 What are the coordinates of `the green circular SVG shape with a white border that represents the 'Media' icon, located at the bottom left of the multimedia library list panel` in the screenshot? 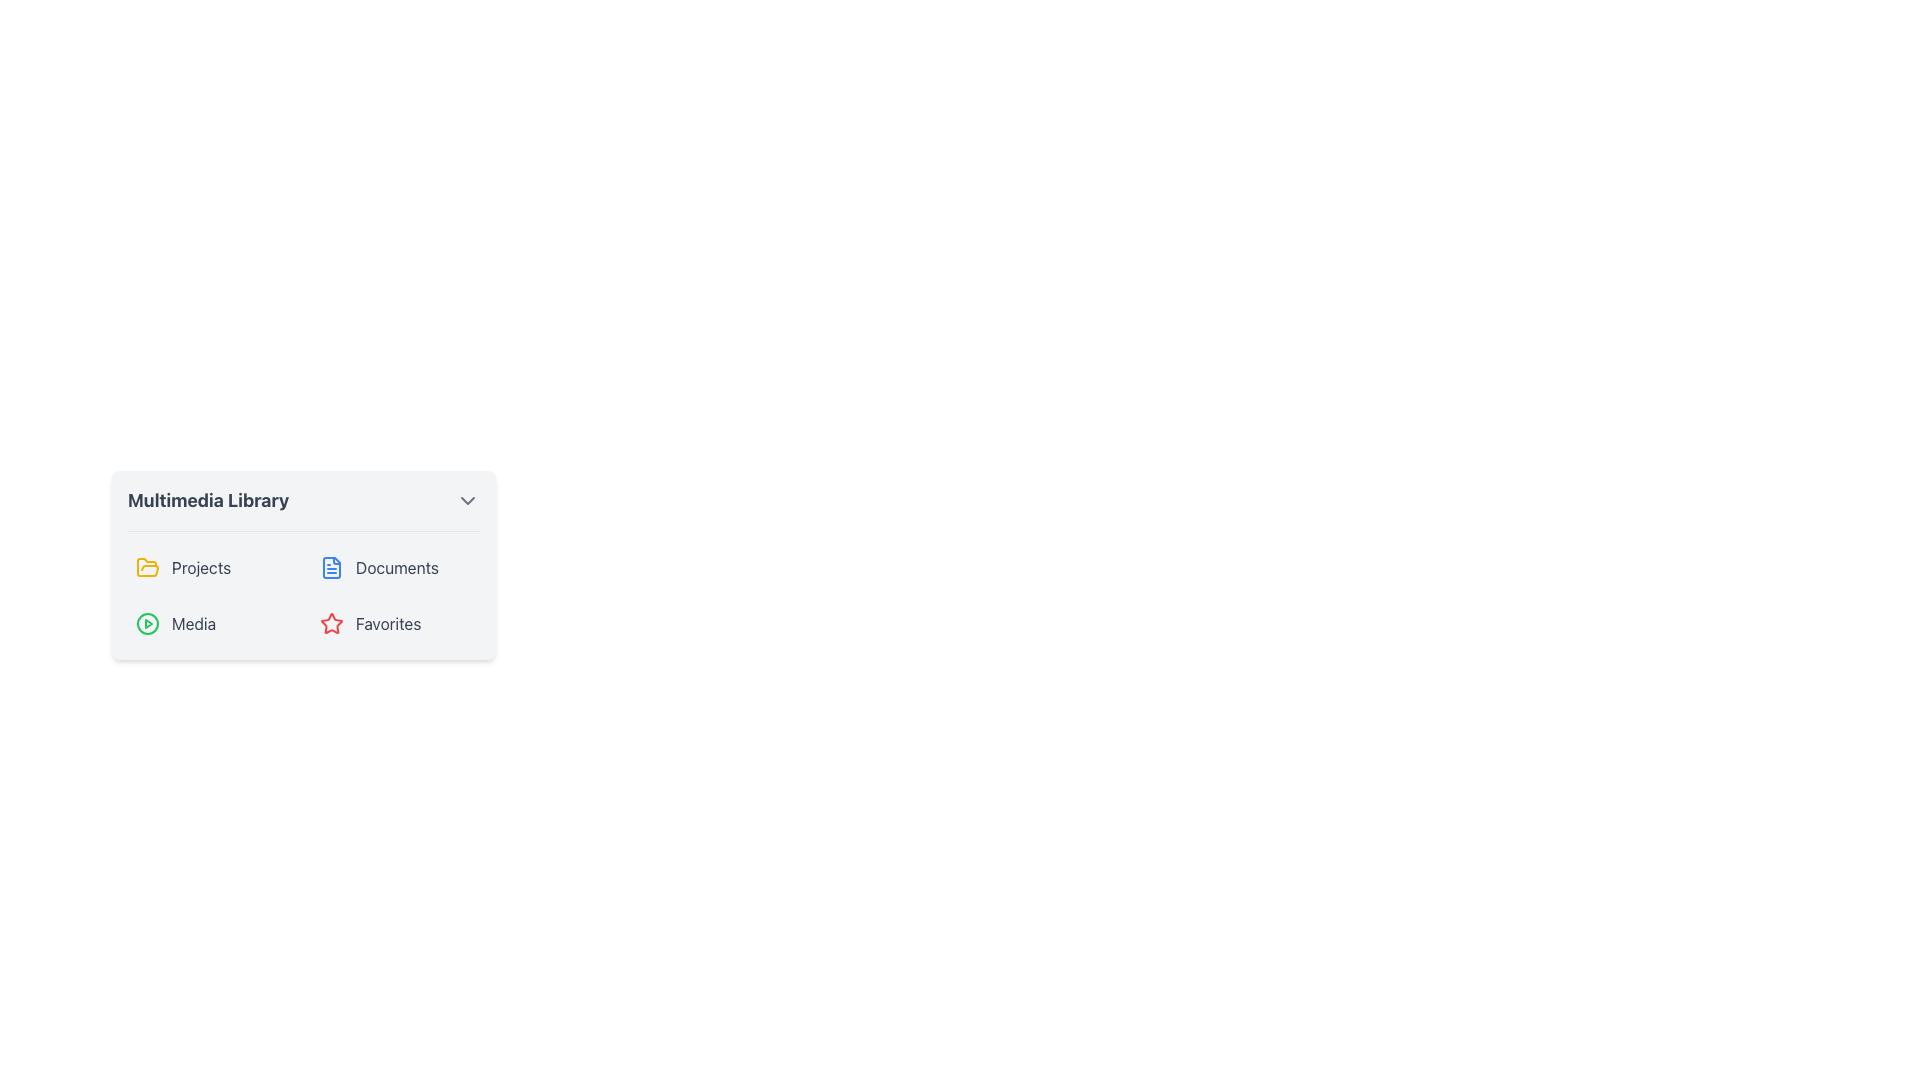 It's located at (147, 623).